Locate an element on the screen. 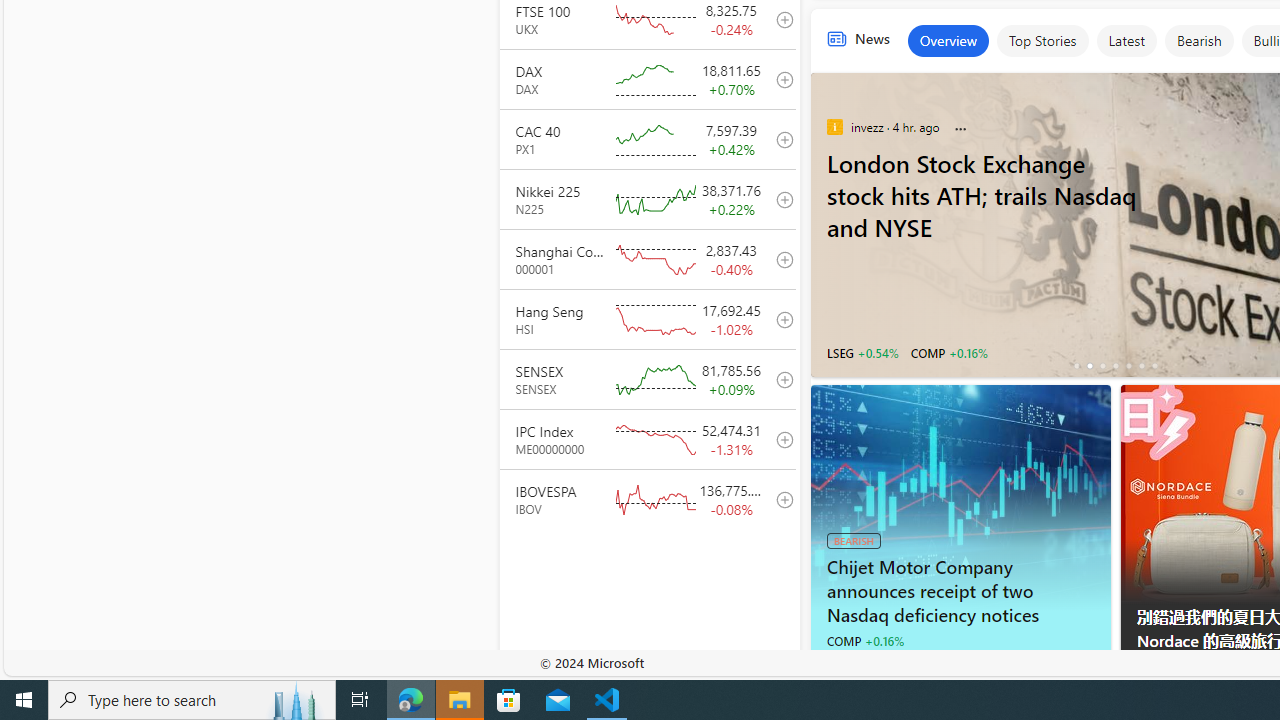 This screenshot has height=720, width=1280. 'Bearish' is located at coordinates (1198, 41).